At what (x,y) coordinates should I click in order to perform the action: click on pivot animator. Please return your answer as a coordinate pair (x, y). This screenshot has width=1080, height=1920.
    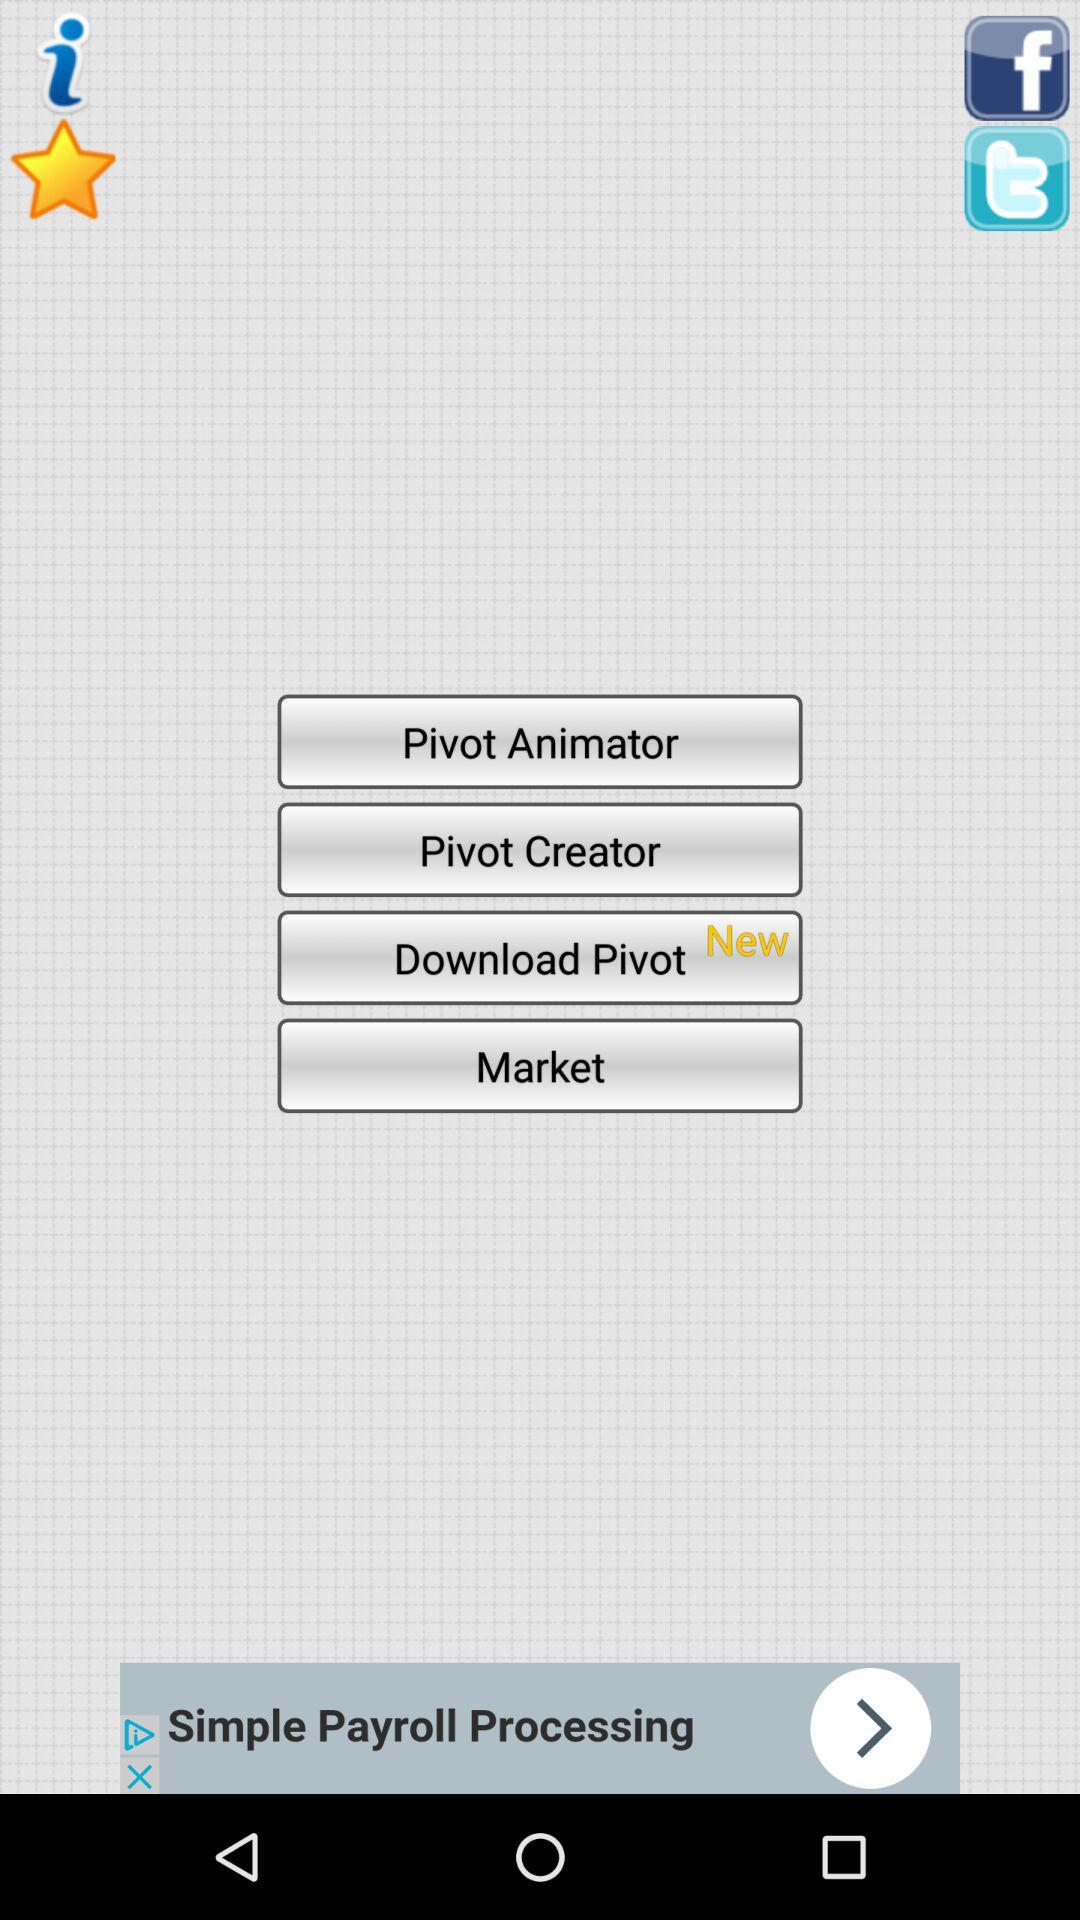
    Looking at the image, I should click on (540, 740).